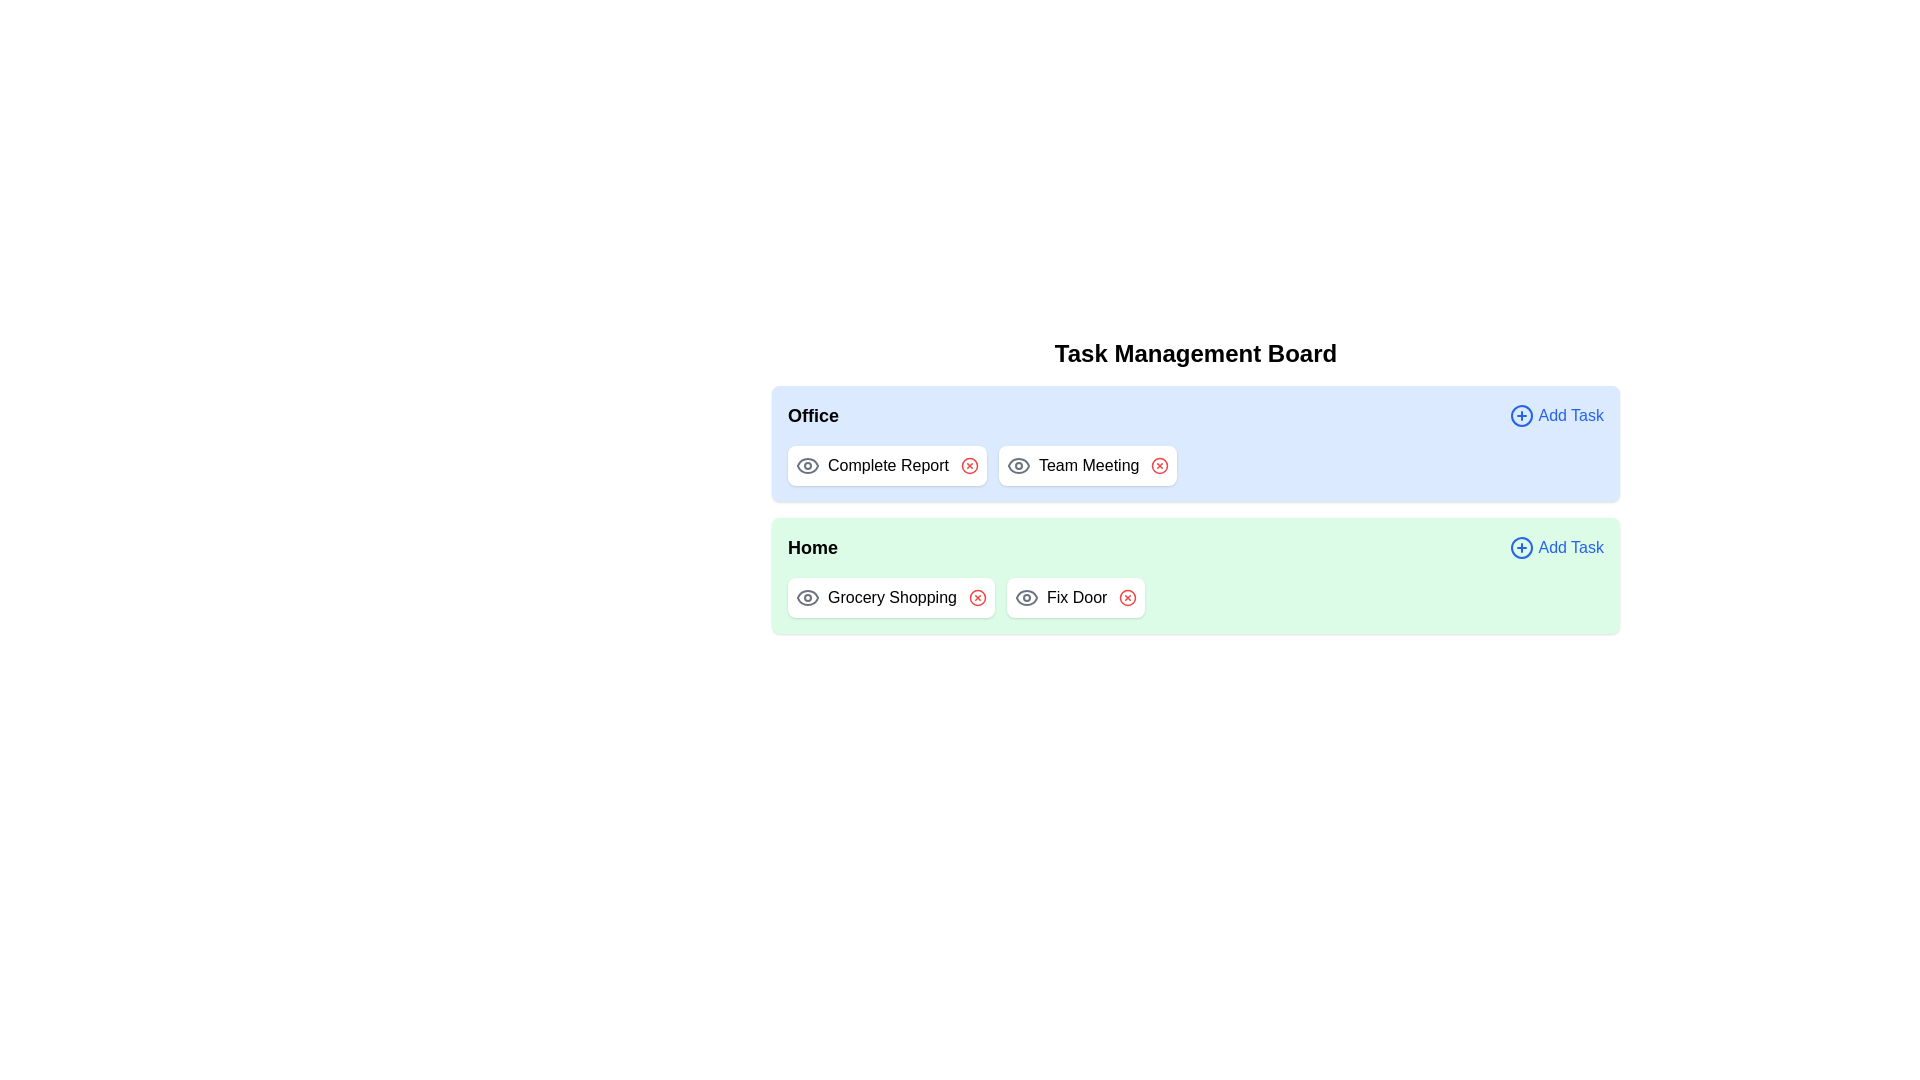 The image size is (1920, 1080). What do you see at coordinates (1555, 415) in the screenshot?
I see `the 'Add Task' button for the specified category Office` at bounding box center [1555, 415].